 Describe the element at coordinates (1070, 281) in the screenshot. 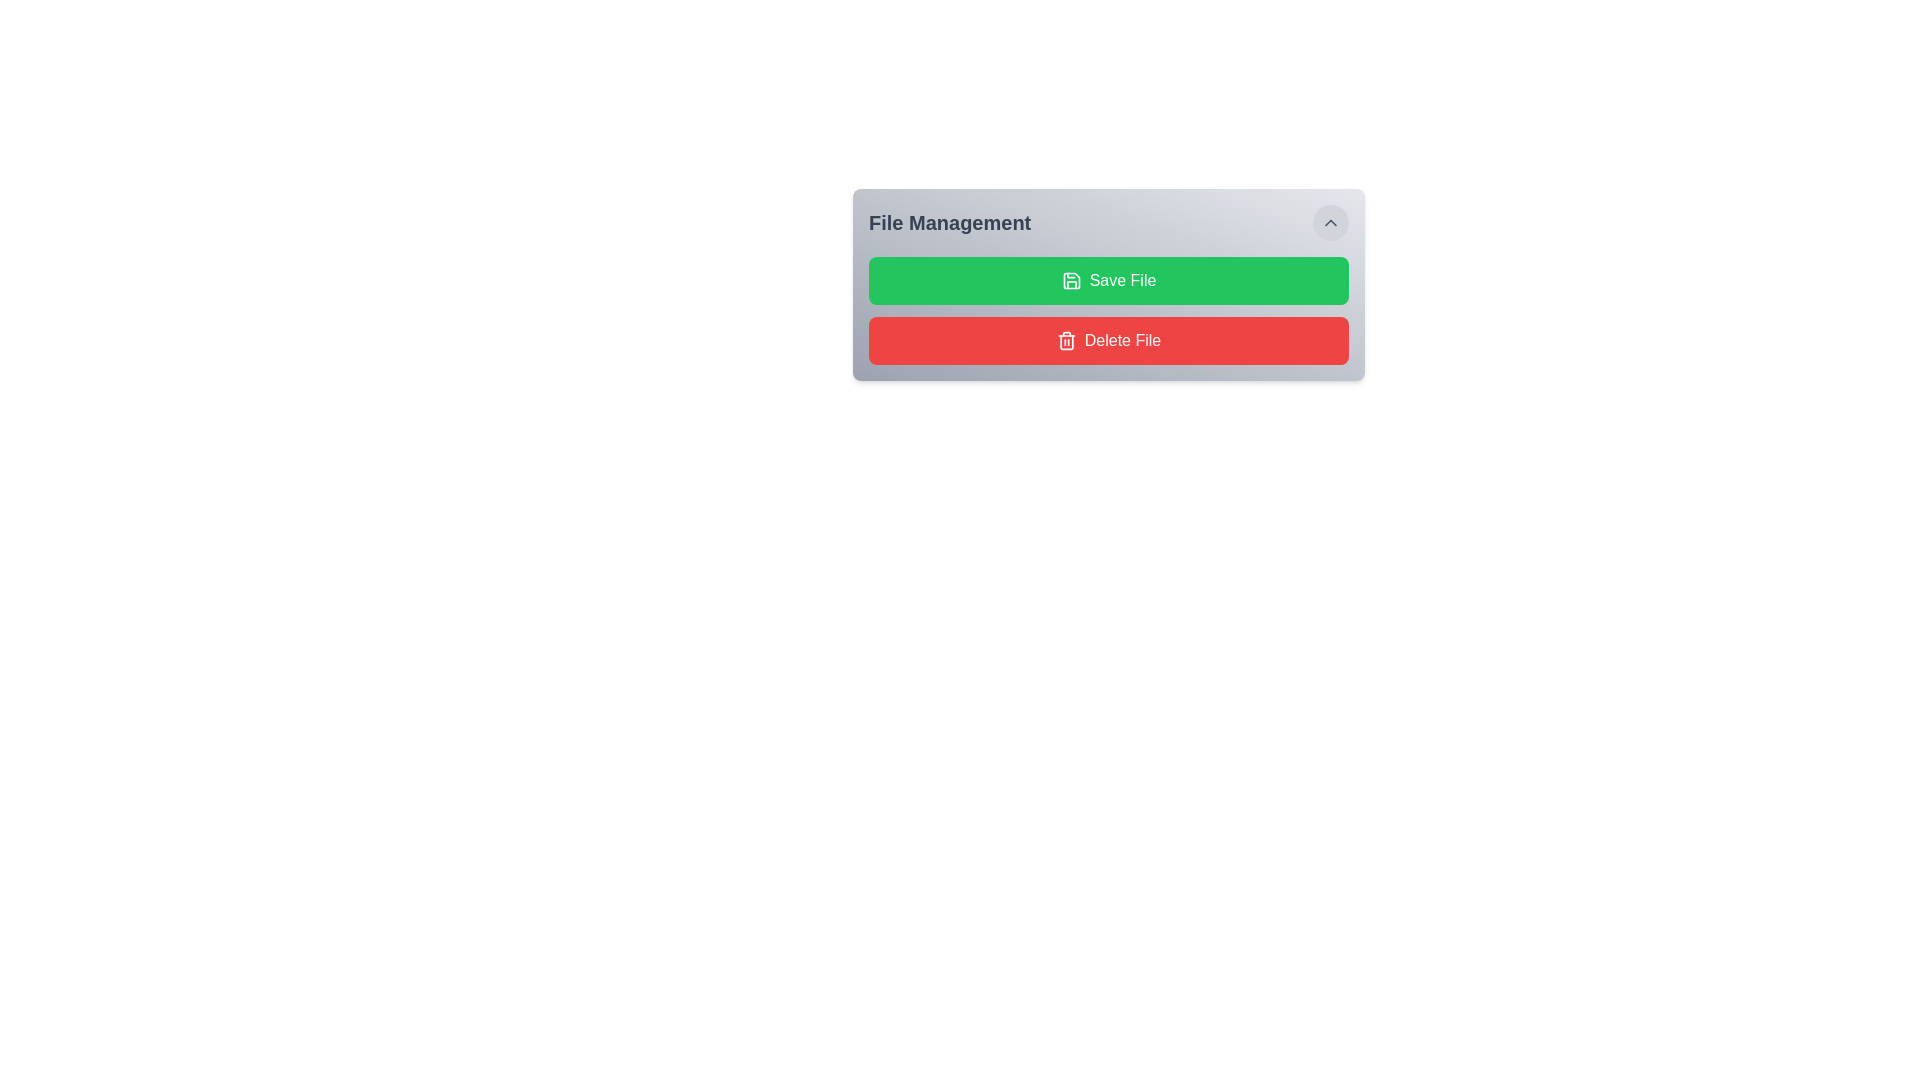

I see `the floppy disk icon with a green background, which represents the save action, located within the 'Save File' button in the 'File Management' section` at that location.